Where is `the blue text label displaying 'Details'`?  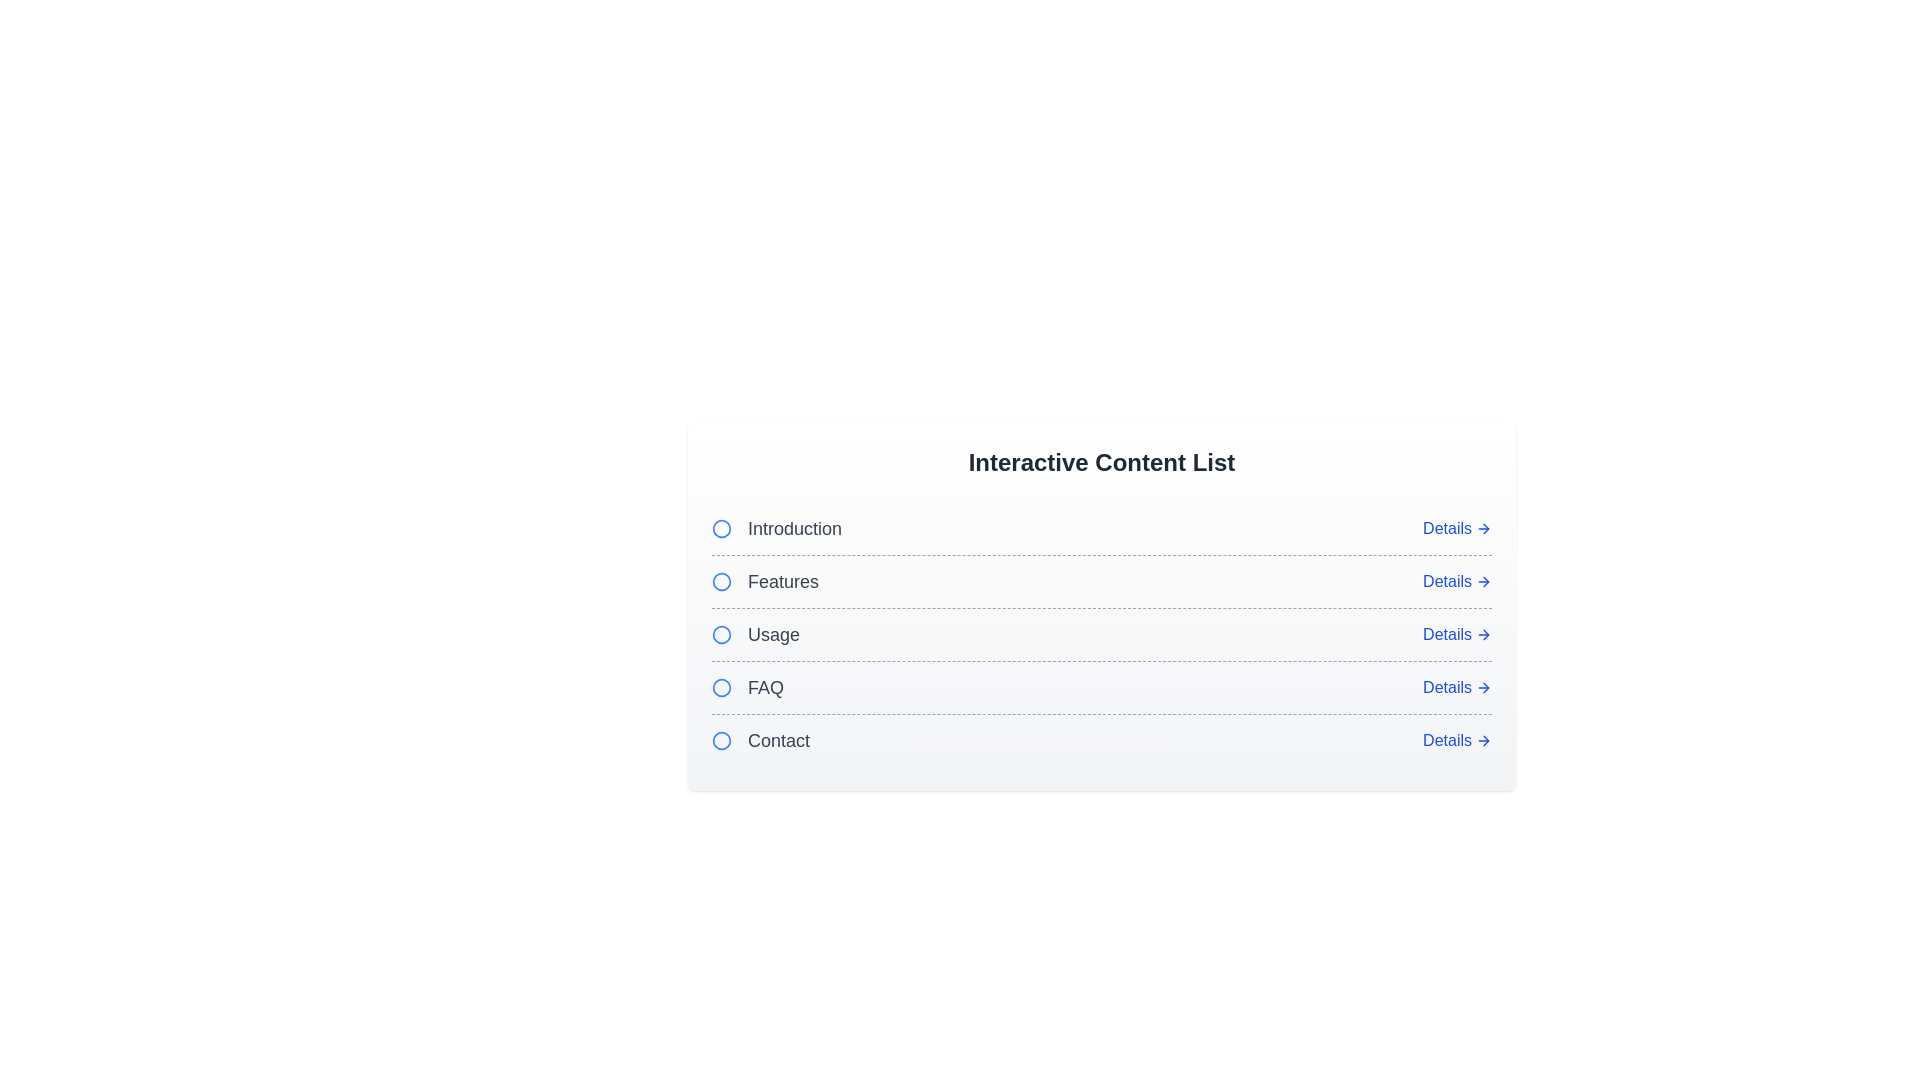 the blue text label displaying 'Details' is located at coordinates (1447, 527).